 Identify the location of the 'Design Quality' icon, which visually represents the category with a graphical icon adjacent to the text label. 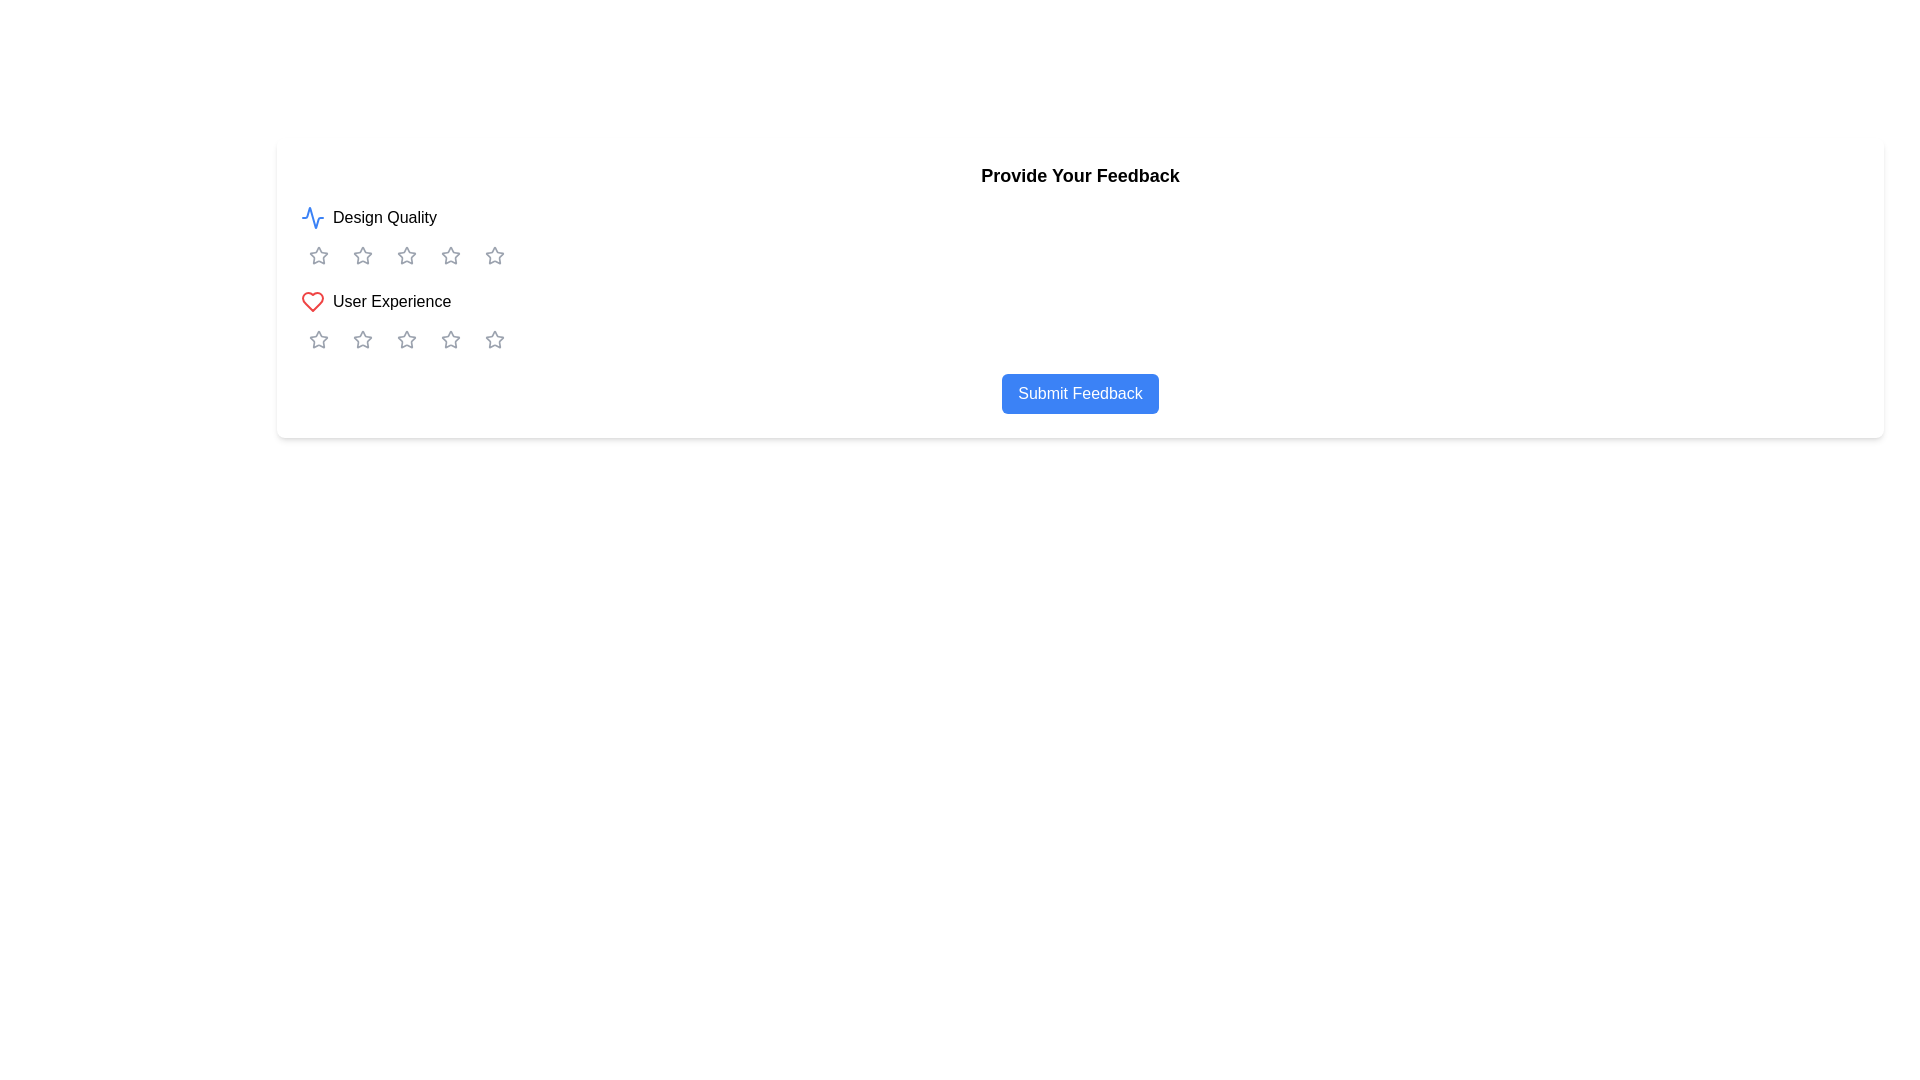
(311, 218).